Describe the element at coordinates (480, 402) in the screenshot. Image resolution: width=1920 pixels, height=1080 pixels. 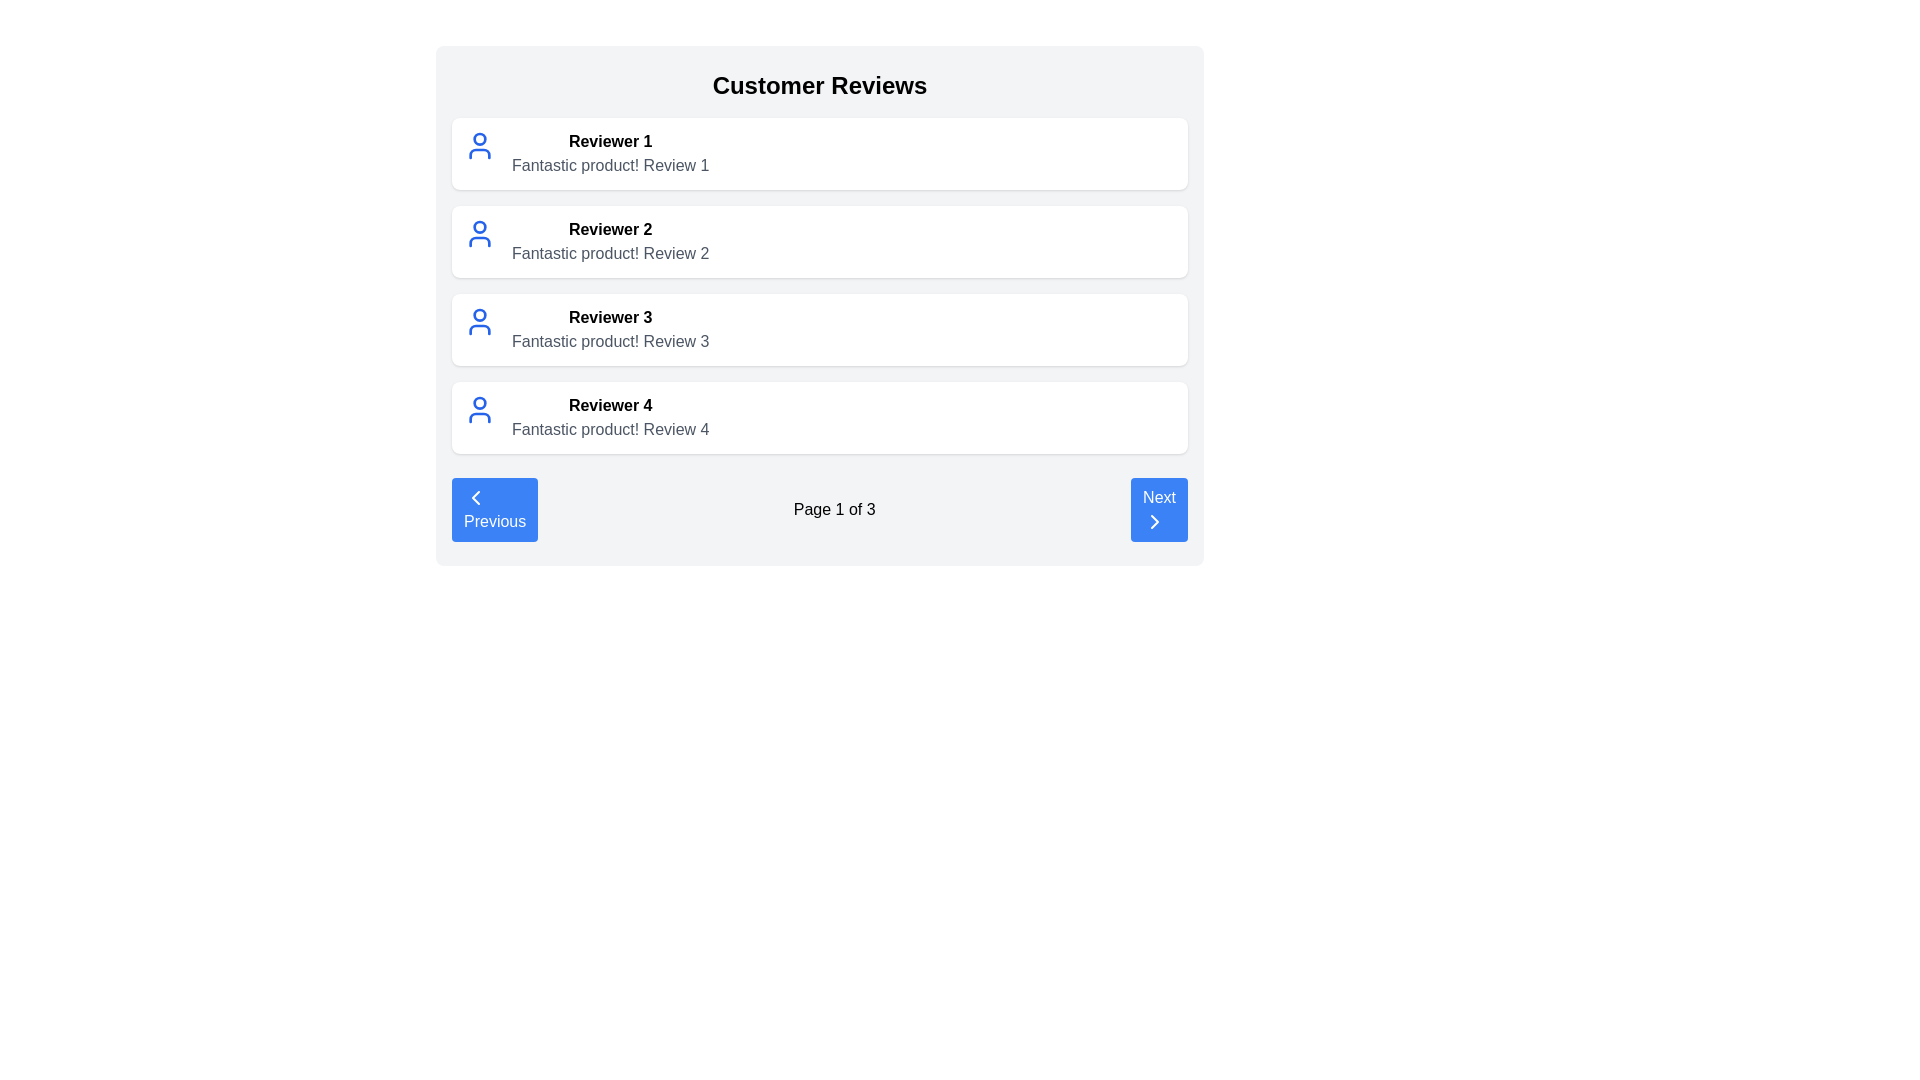
I see `the SVG Circle representing the user profile icon within the fourth item of the user reviews list, specifically associated with 'Reviewer 4'` at that location.